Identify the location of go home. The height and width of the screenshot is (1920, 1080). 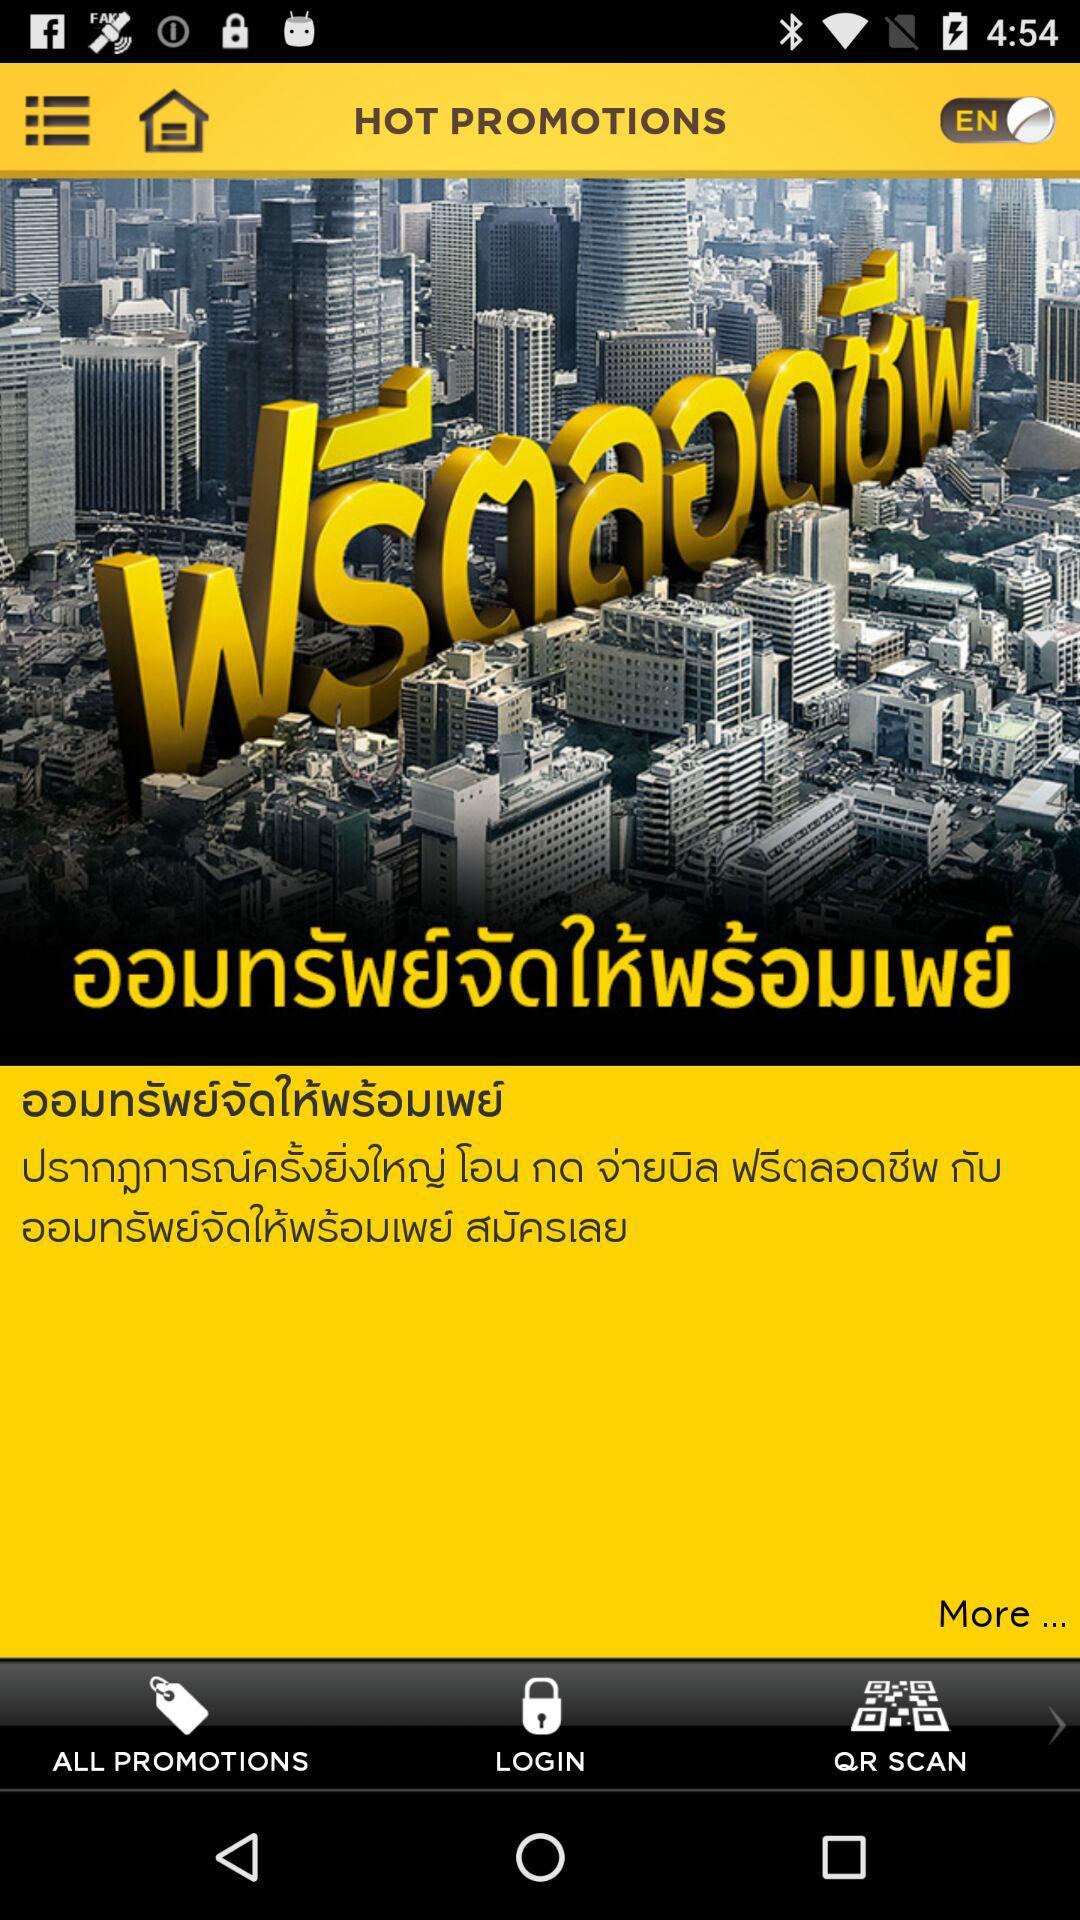
(172, 119).